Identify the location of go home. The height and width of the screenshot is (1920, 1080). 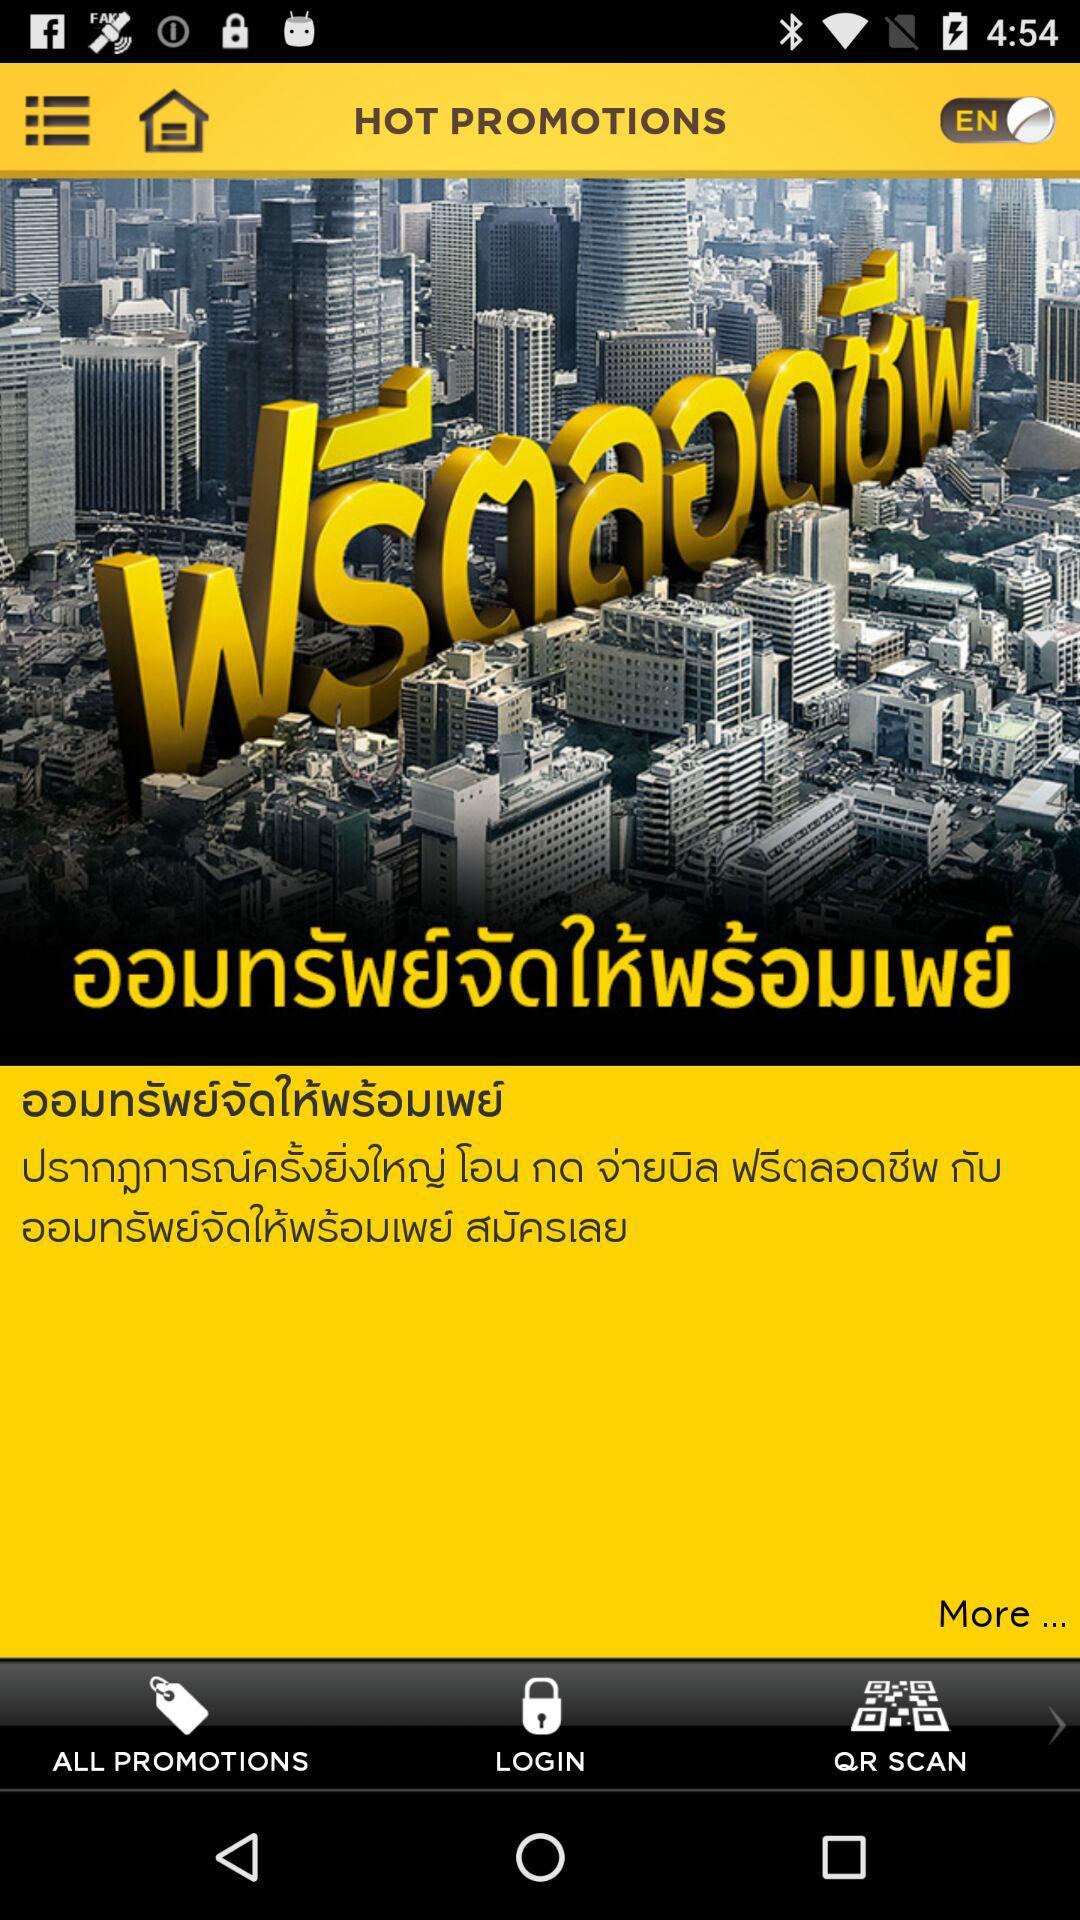
(172, 119).